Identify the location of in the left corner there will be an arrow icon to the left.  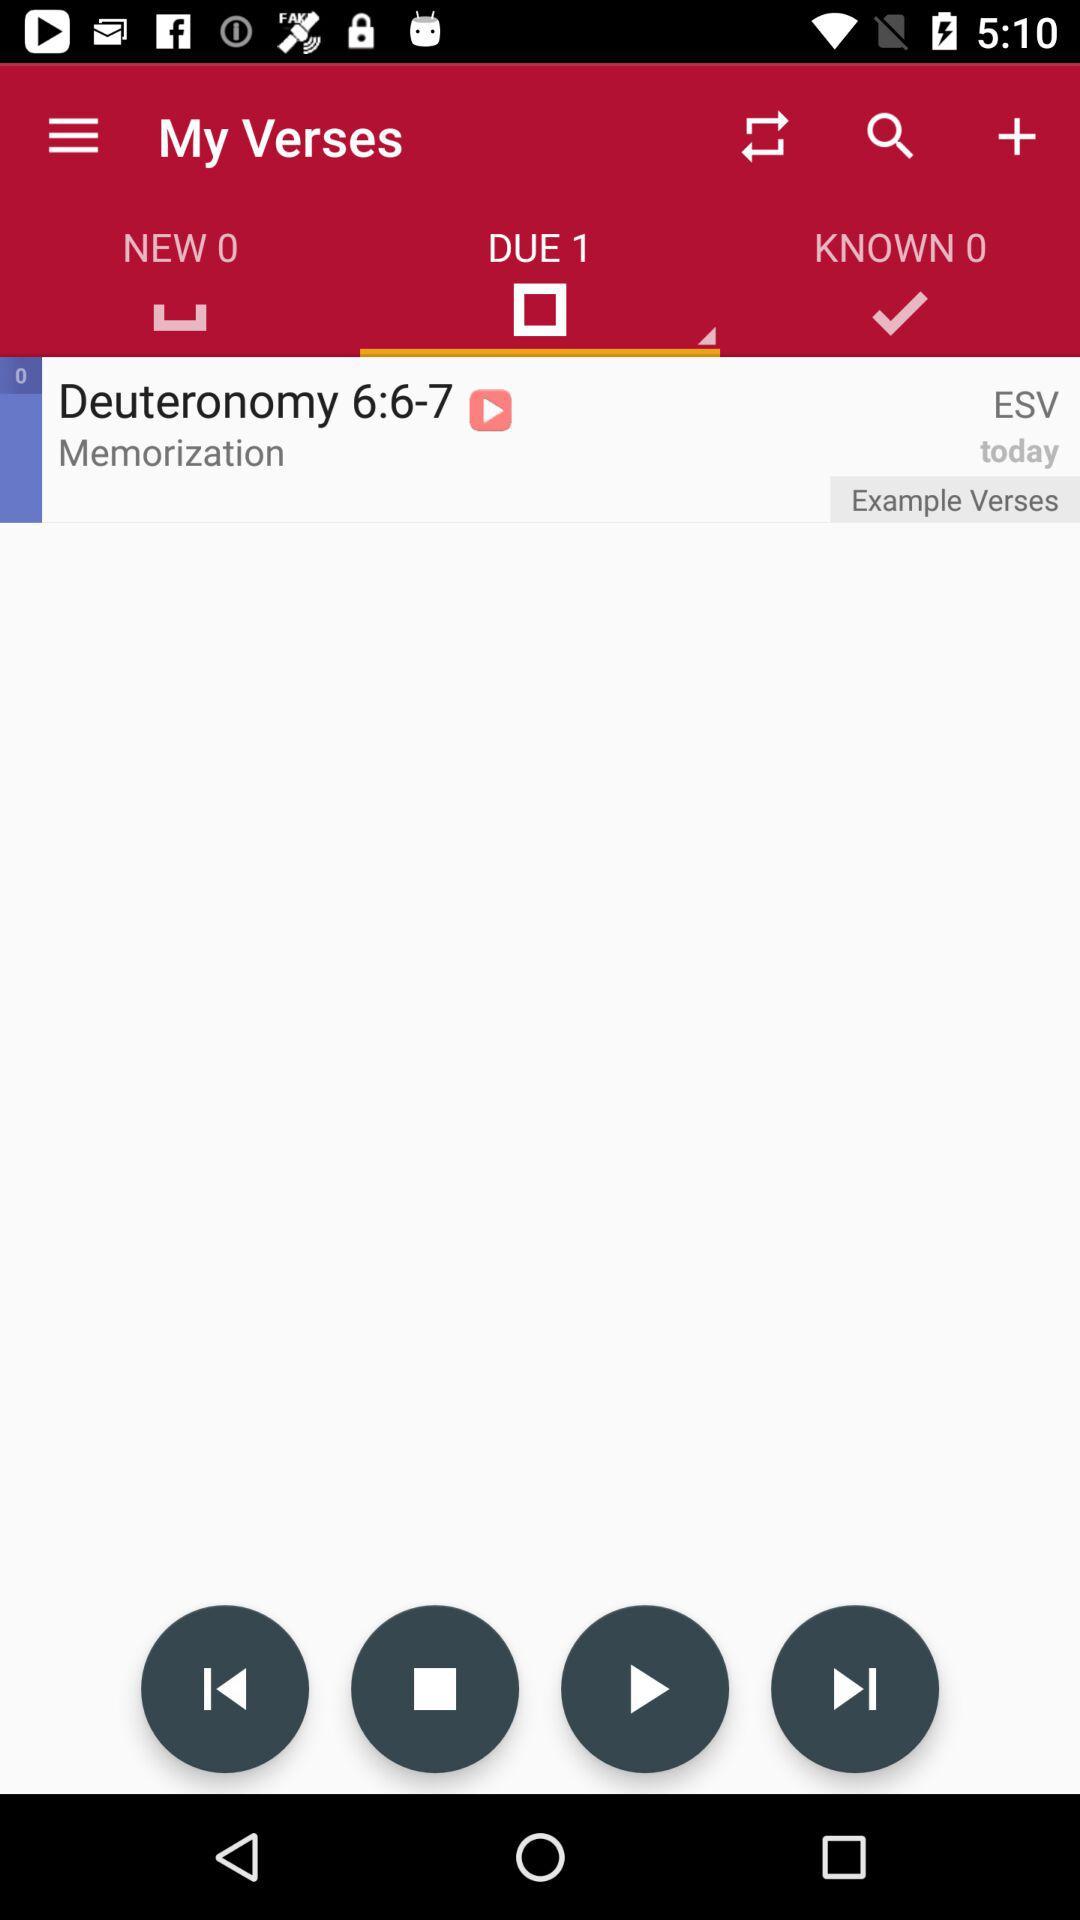
(224, 1688).